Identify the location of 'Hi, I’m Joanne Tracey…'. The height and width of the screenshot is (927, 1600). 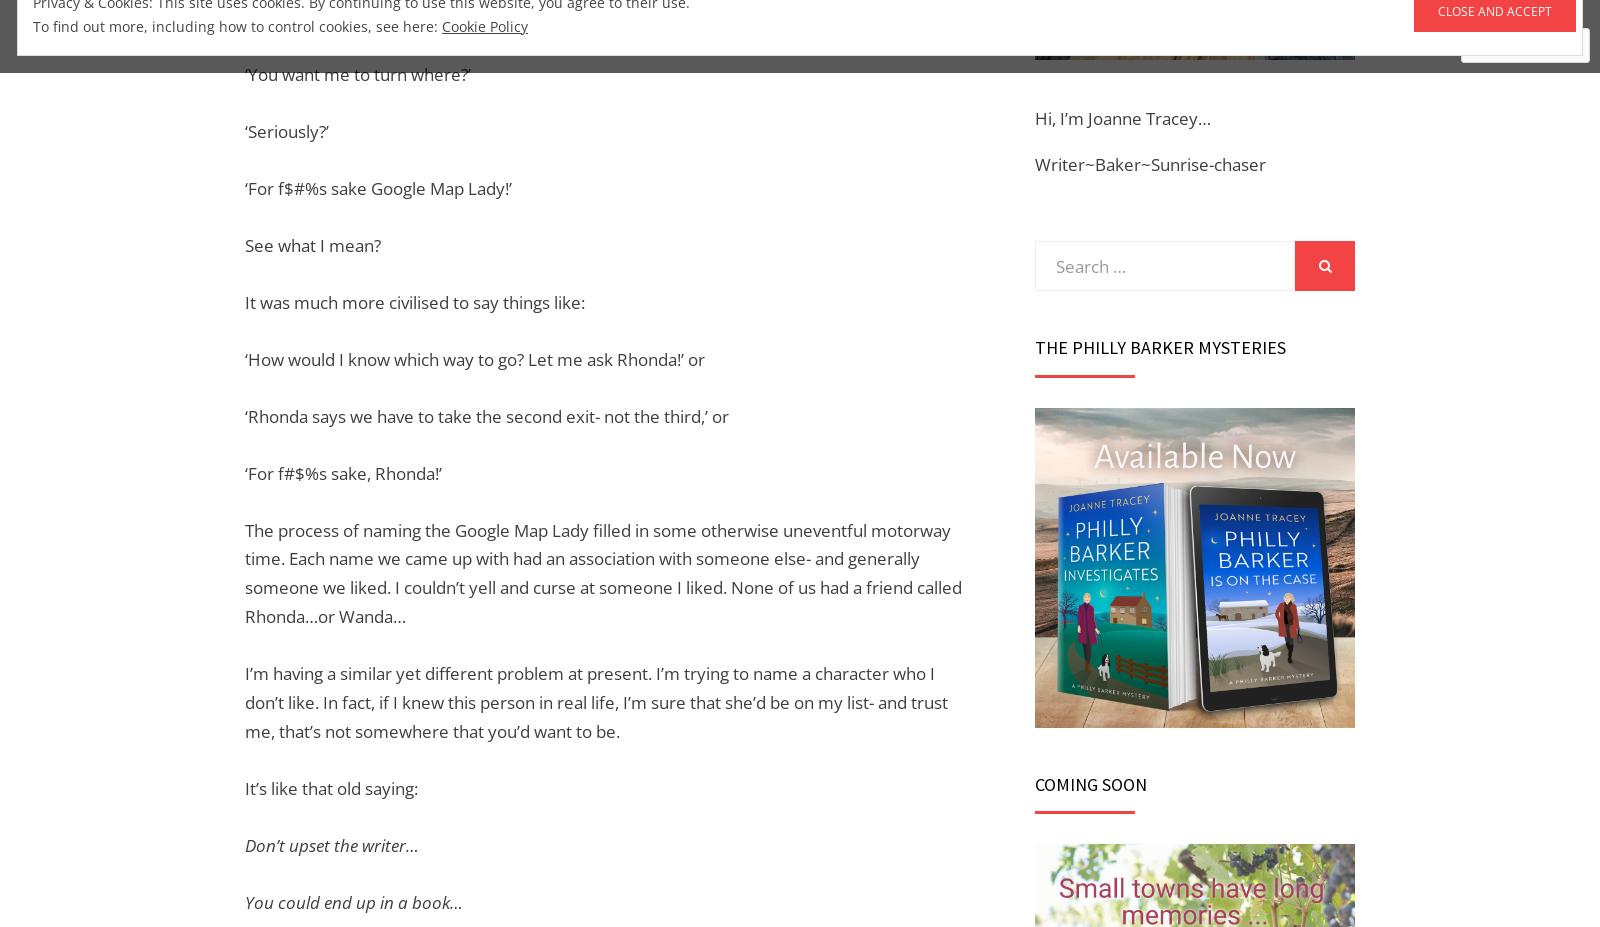
(1035, 116).